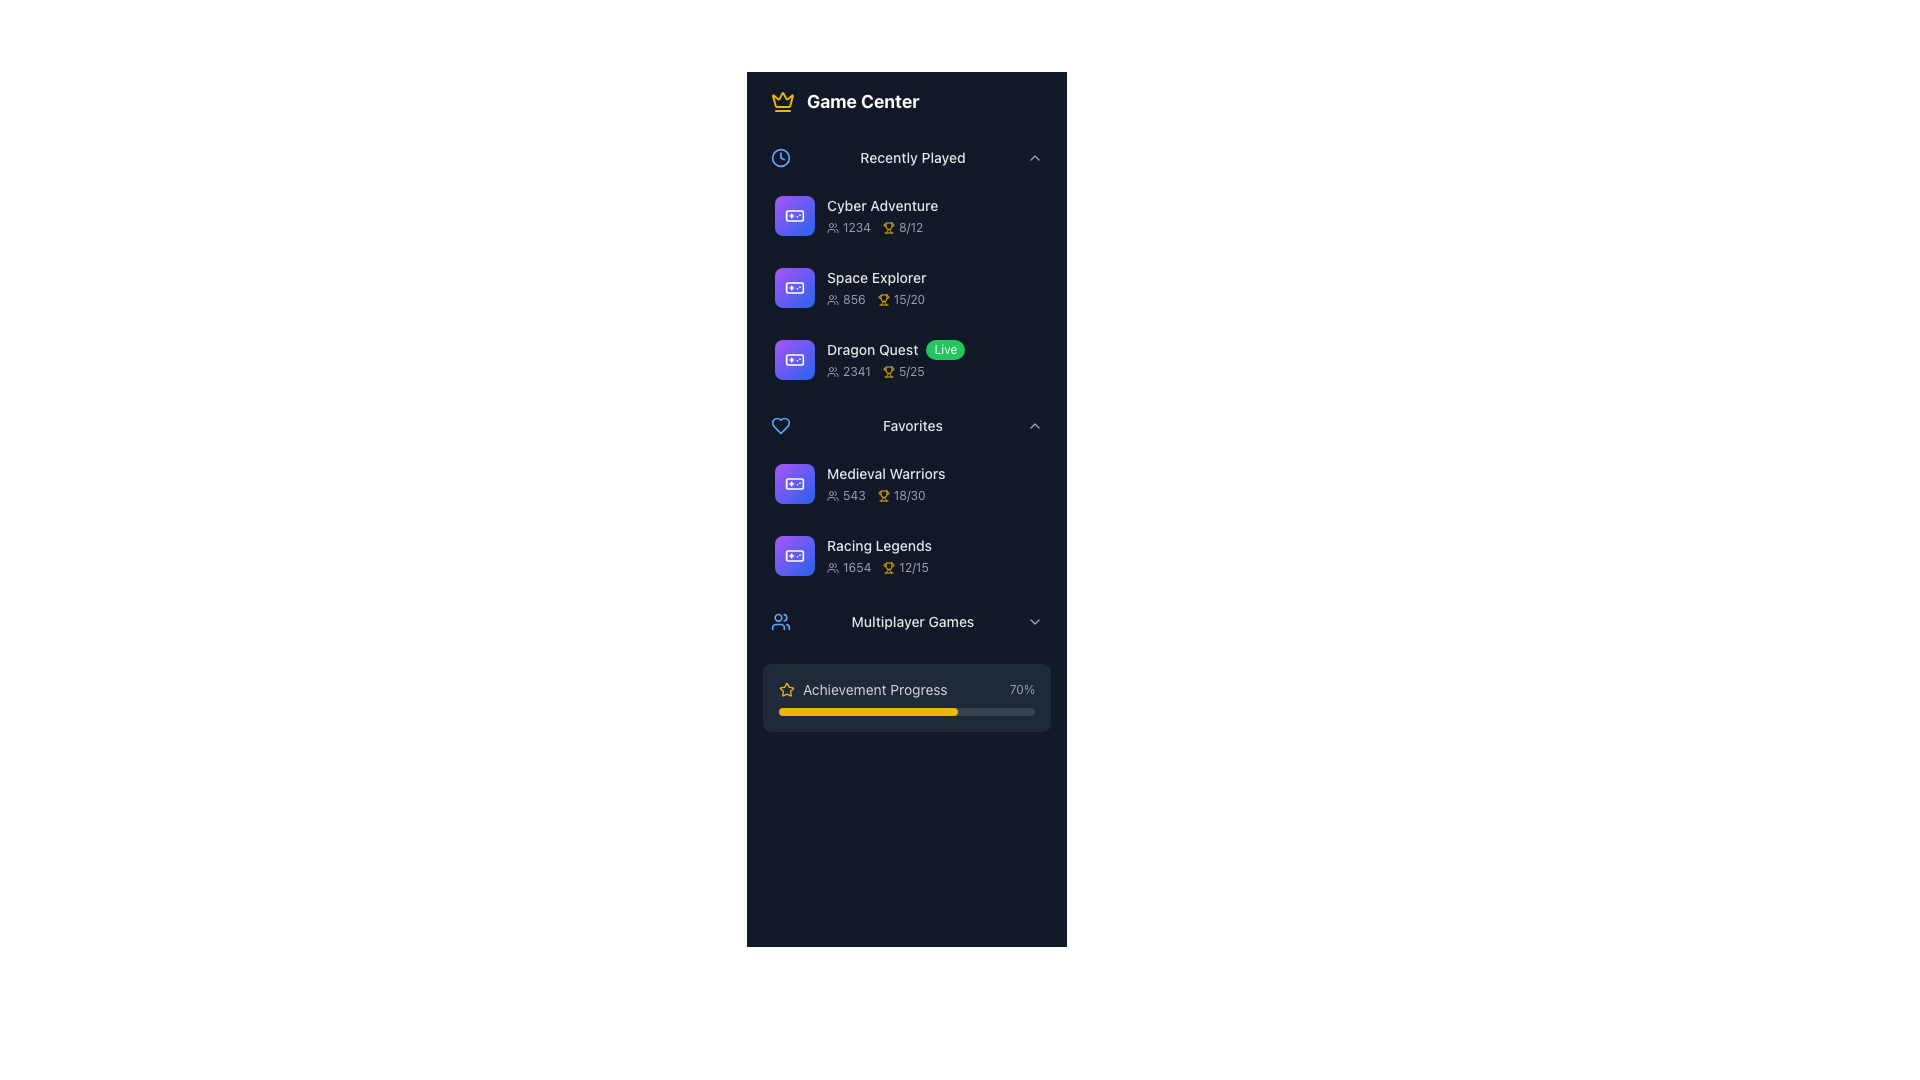 The height and width of the screenshot is (1080, 1920). Describe the element at coordinates (885, 474) in the screenshot. I see `the 'Medieval Warriors' title label located under the 'Favorites' section` at that location.